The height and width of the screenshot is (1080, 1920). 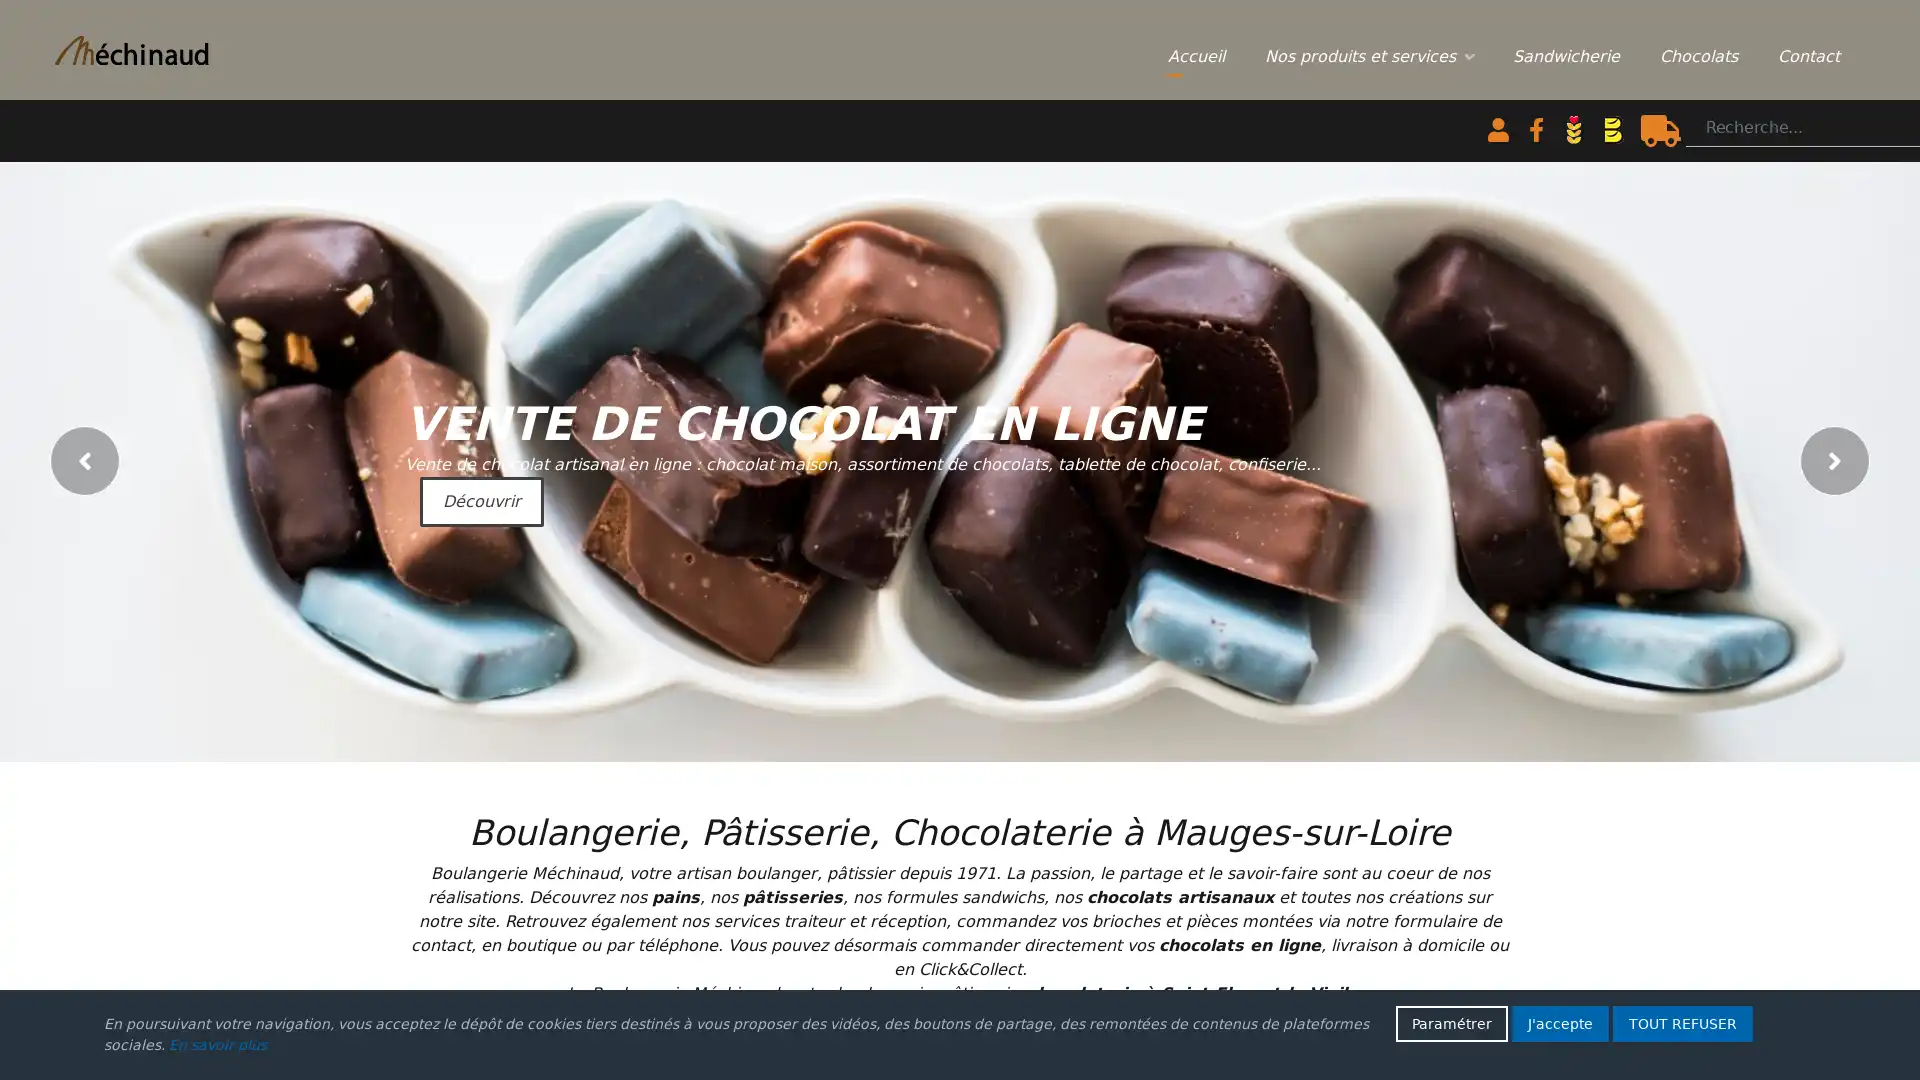 What do you see at coordinates (1682, 1023) in the screenshot?
I see `TOUT REFUSER` at bounding box center [1682, 1023].